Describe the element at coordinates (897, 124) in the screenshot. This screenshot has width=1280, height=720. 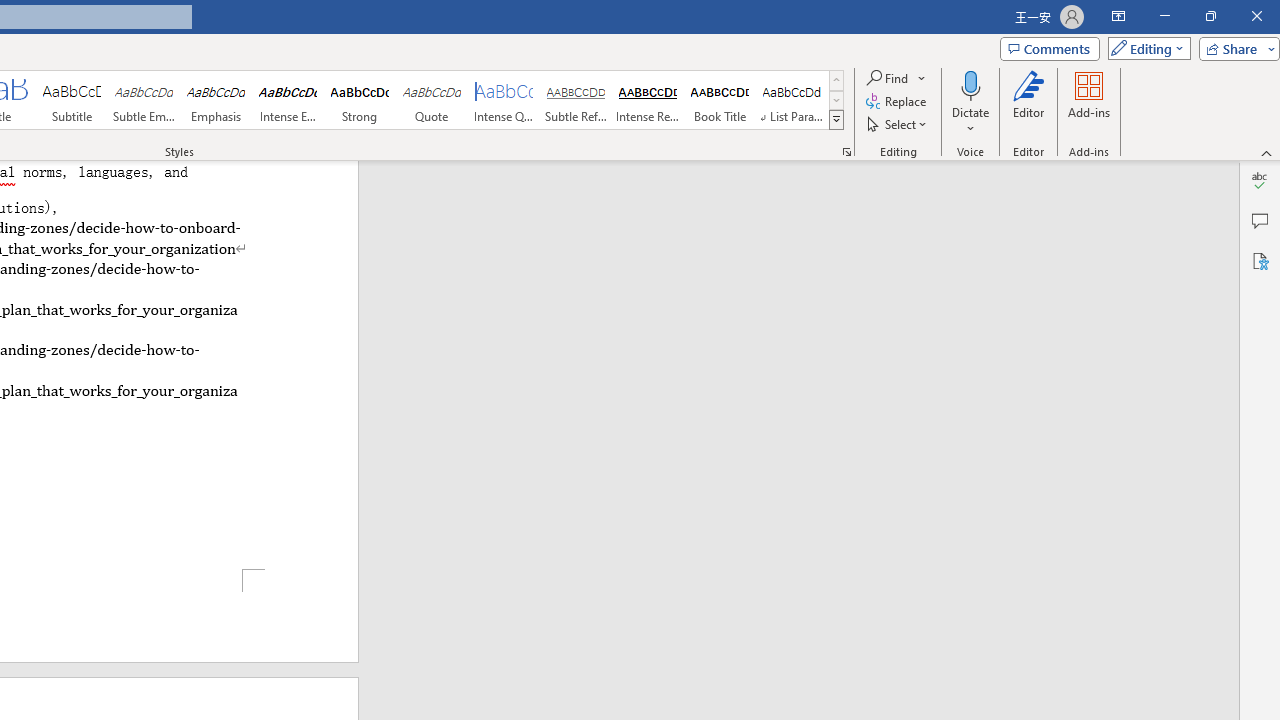
I see `'Select'` at that location.